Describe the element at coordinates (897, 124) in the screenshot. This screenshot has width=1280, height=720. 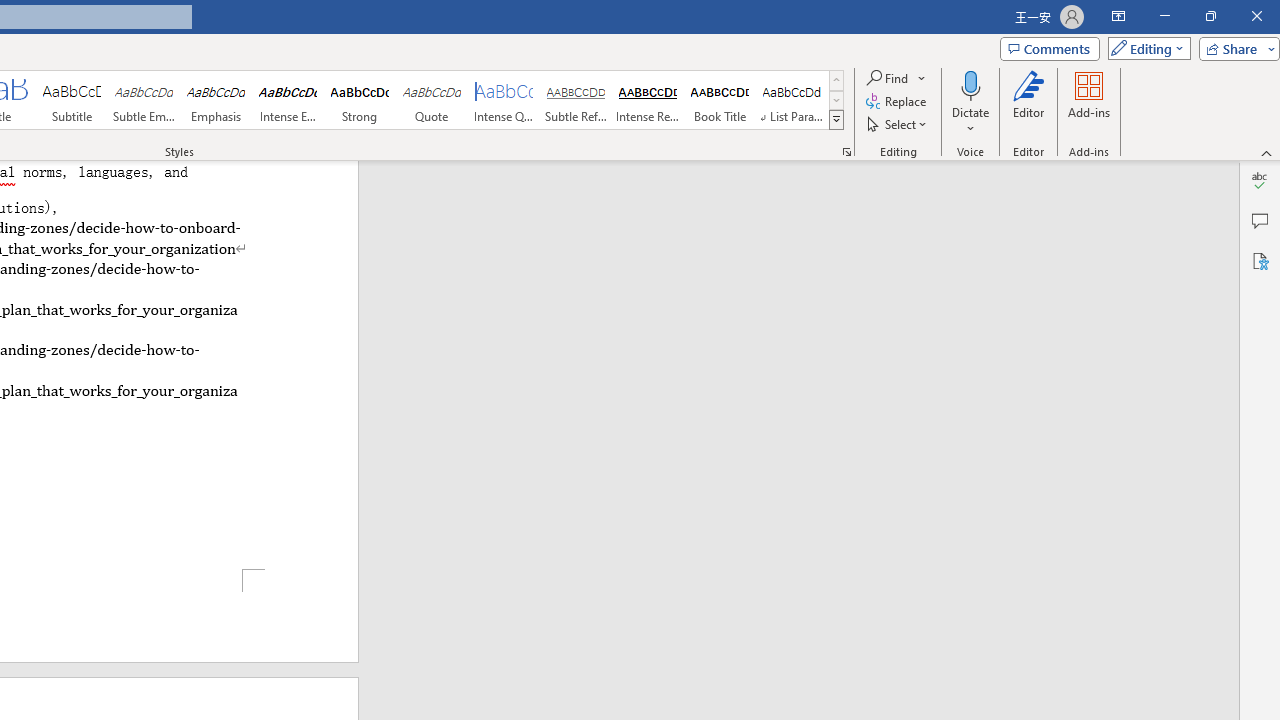
I see `'Select'` at that location.